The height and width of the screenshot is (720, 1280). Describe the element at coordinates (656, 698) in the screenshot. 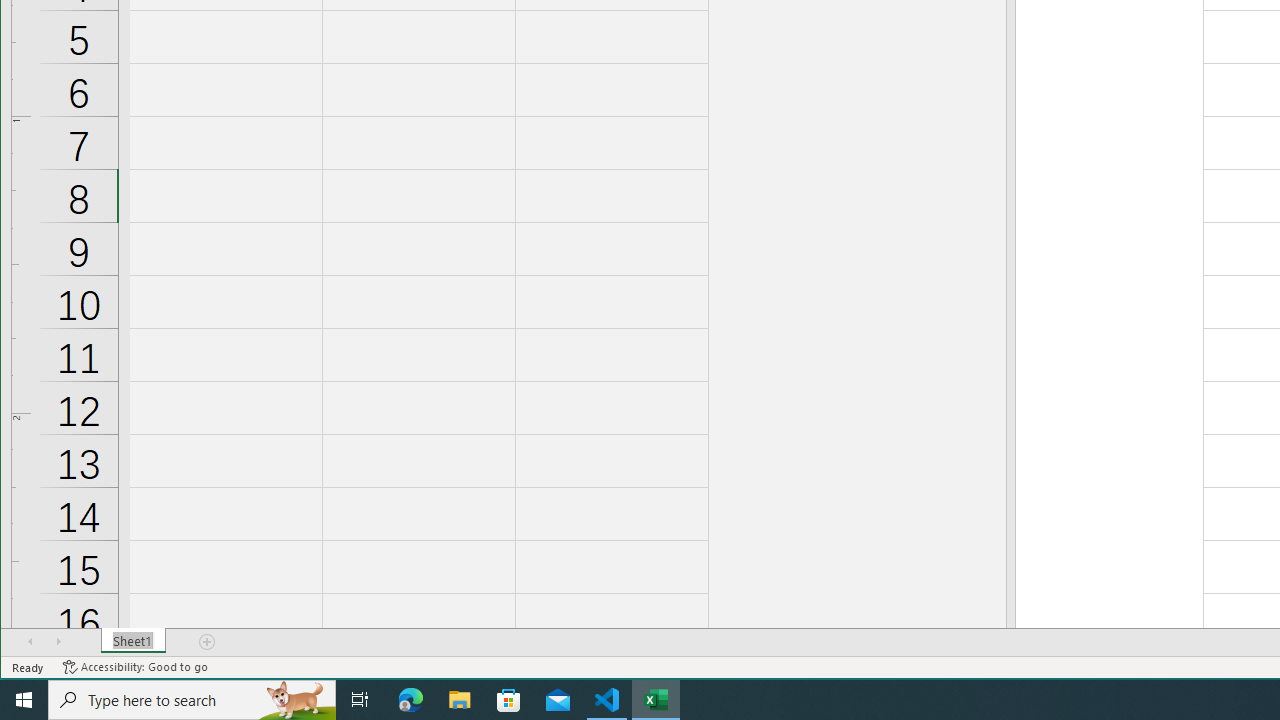

I see `'Excel - 1 running window'` at that location.